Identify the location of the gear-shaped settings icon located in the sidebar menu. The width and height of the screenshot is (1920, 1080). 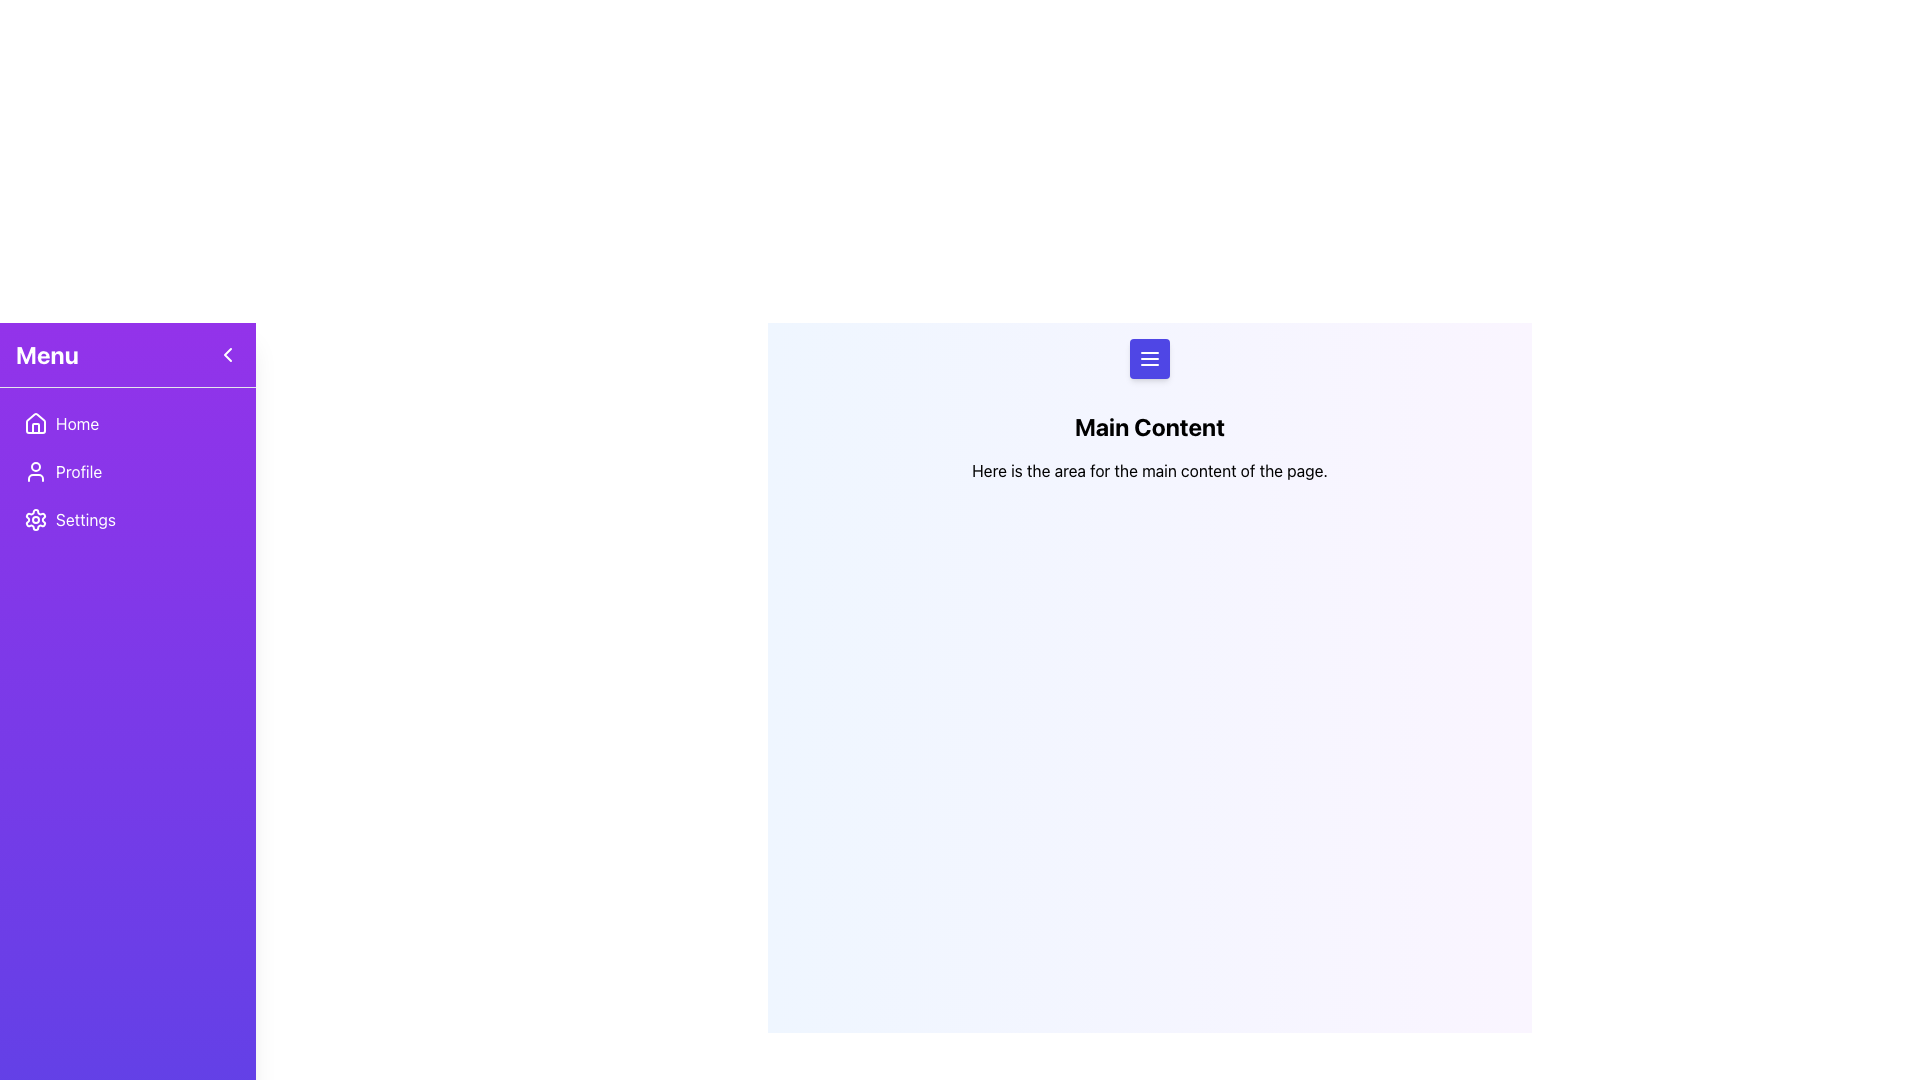
(35, 519).